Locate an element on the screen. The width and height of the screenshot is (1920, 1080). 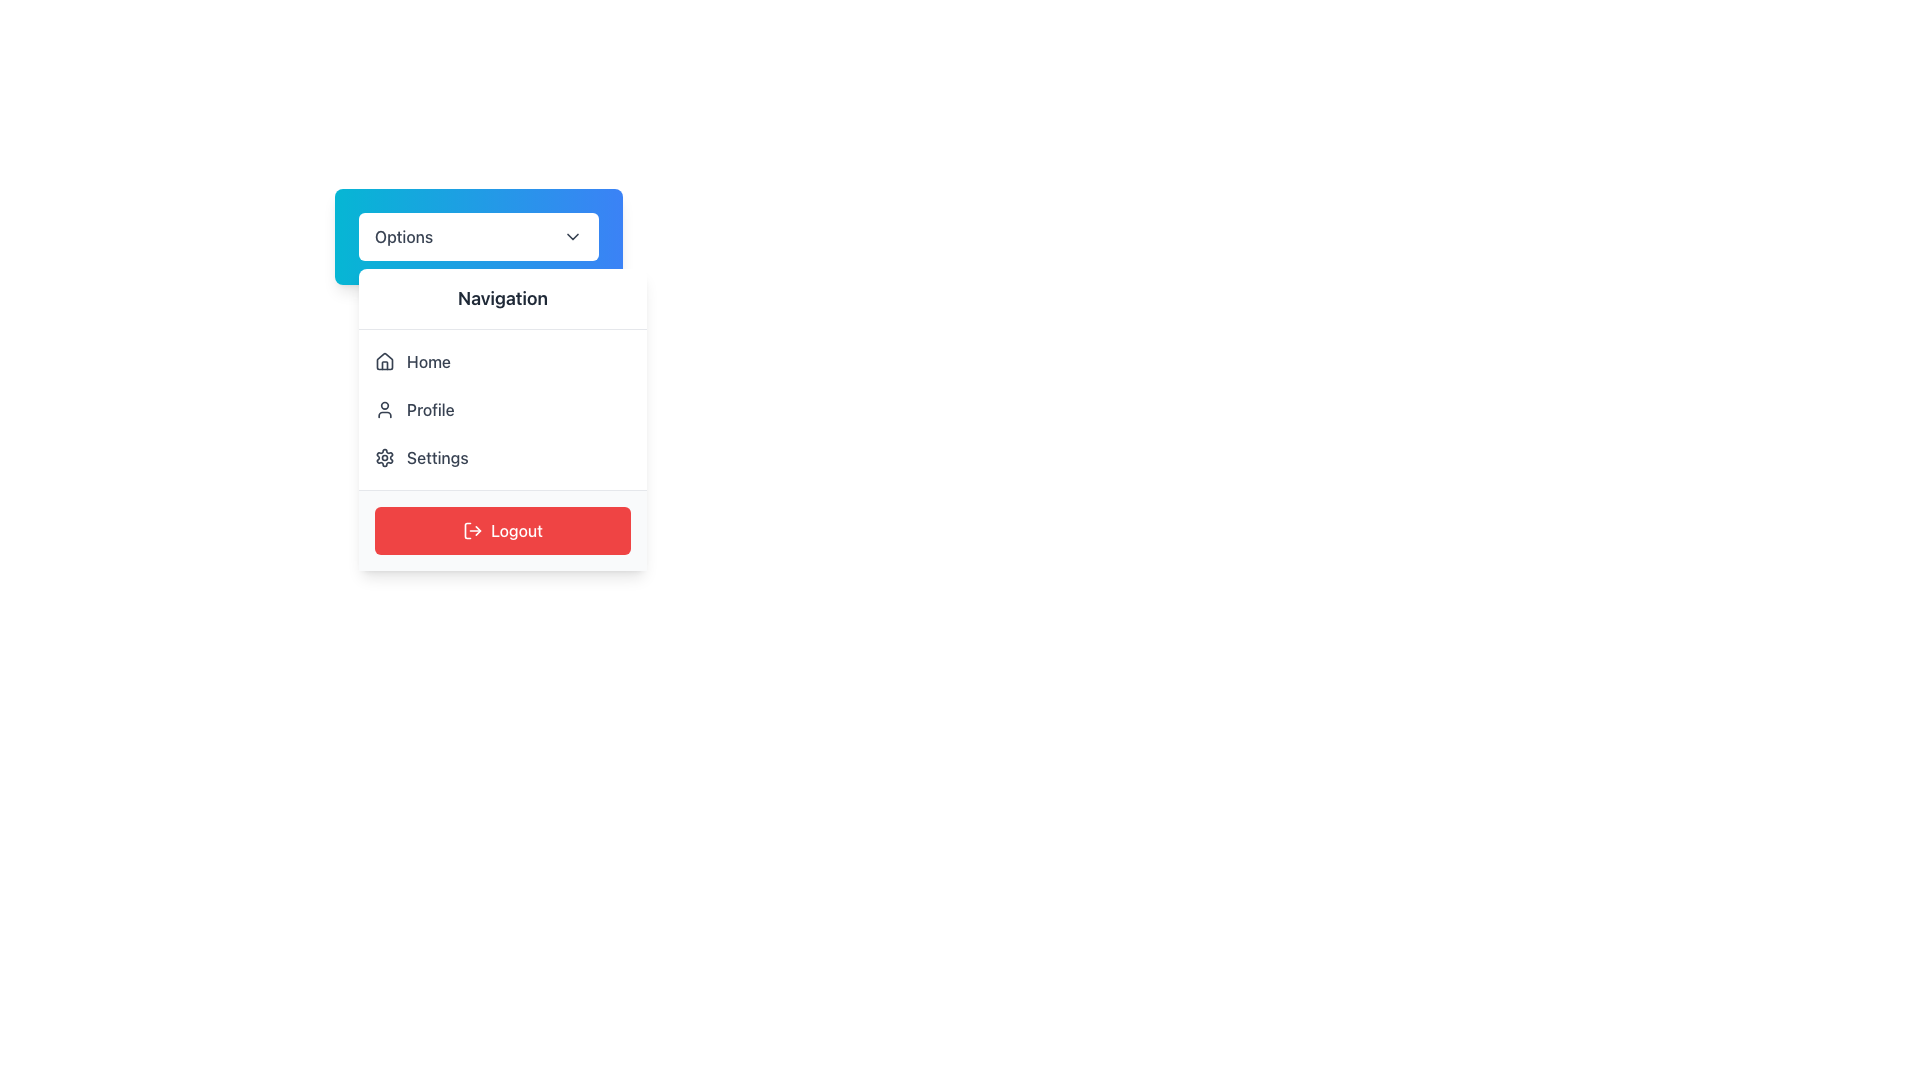
the icon positioned to the left of the 'Logout' red button is located at coordinates (472, 530).